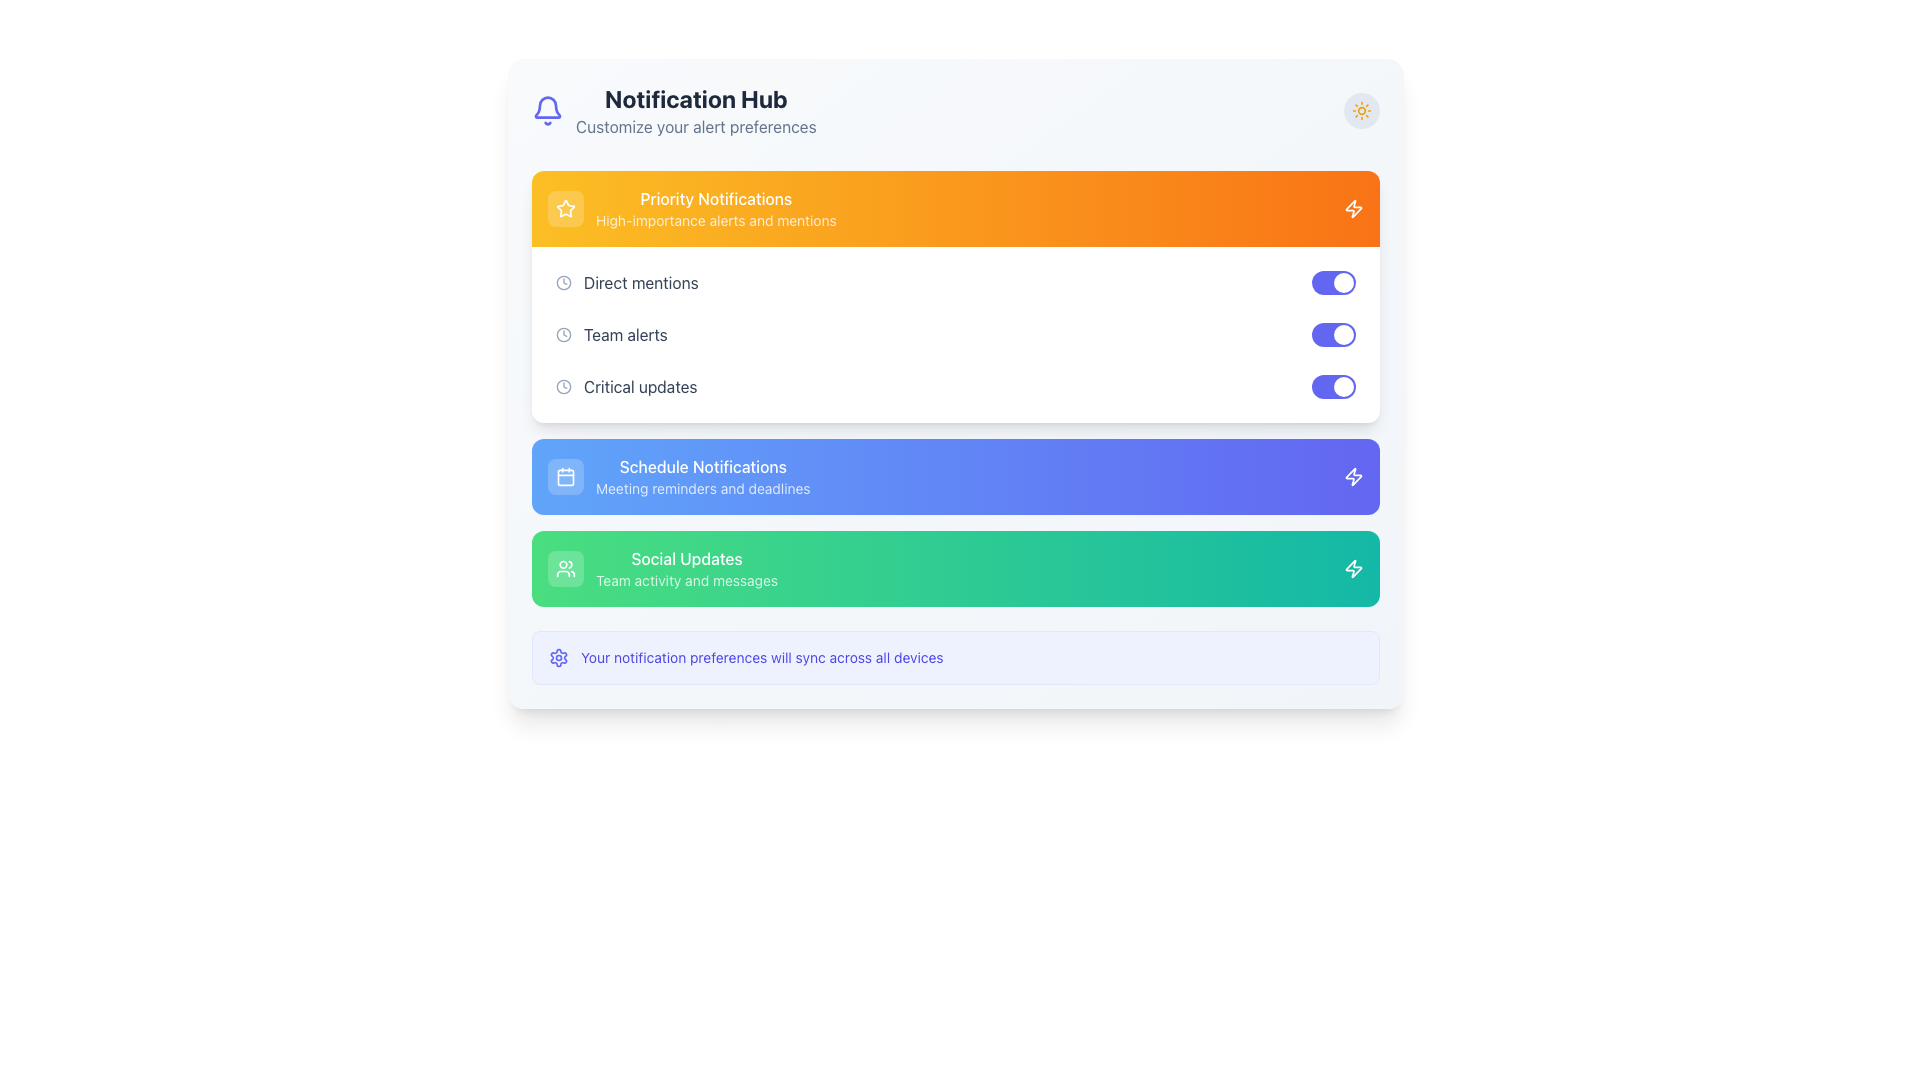  Describe the element at coordinates (703, 477) in the screenshot. I see `text displayed in the centrally positioned Text Display element within the Notification Hub, which provides information about schedule notifications, meeting reminders, and deadlines` at that location.